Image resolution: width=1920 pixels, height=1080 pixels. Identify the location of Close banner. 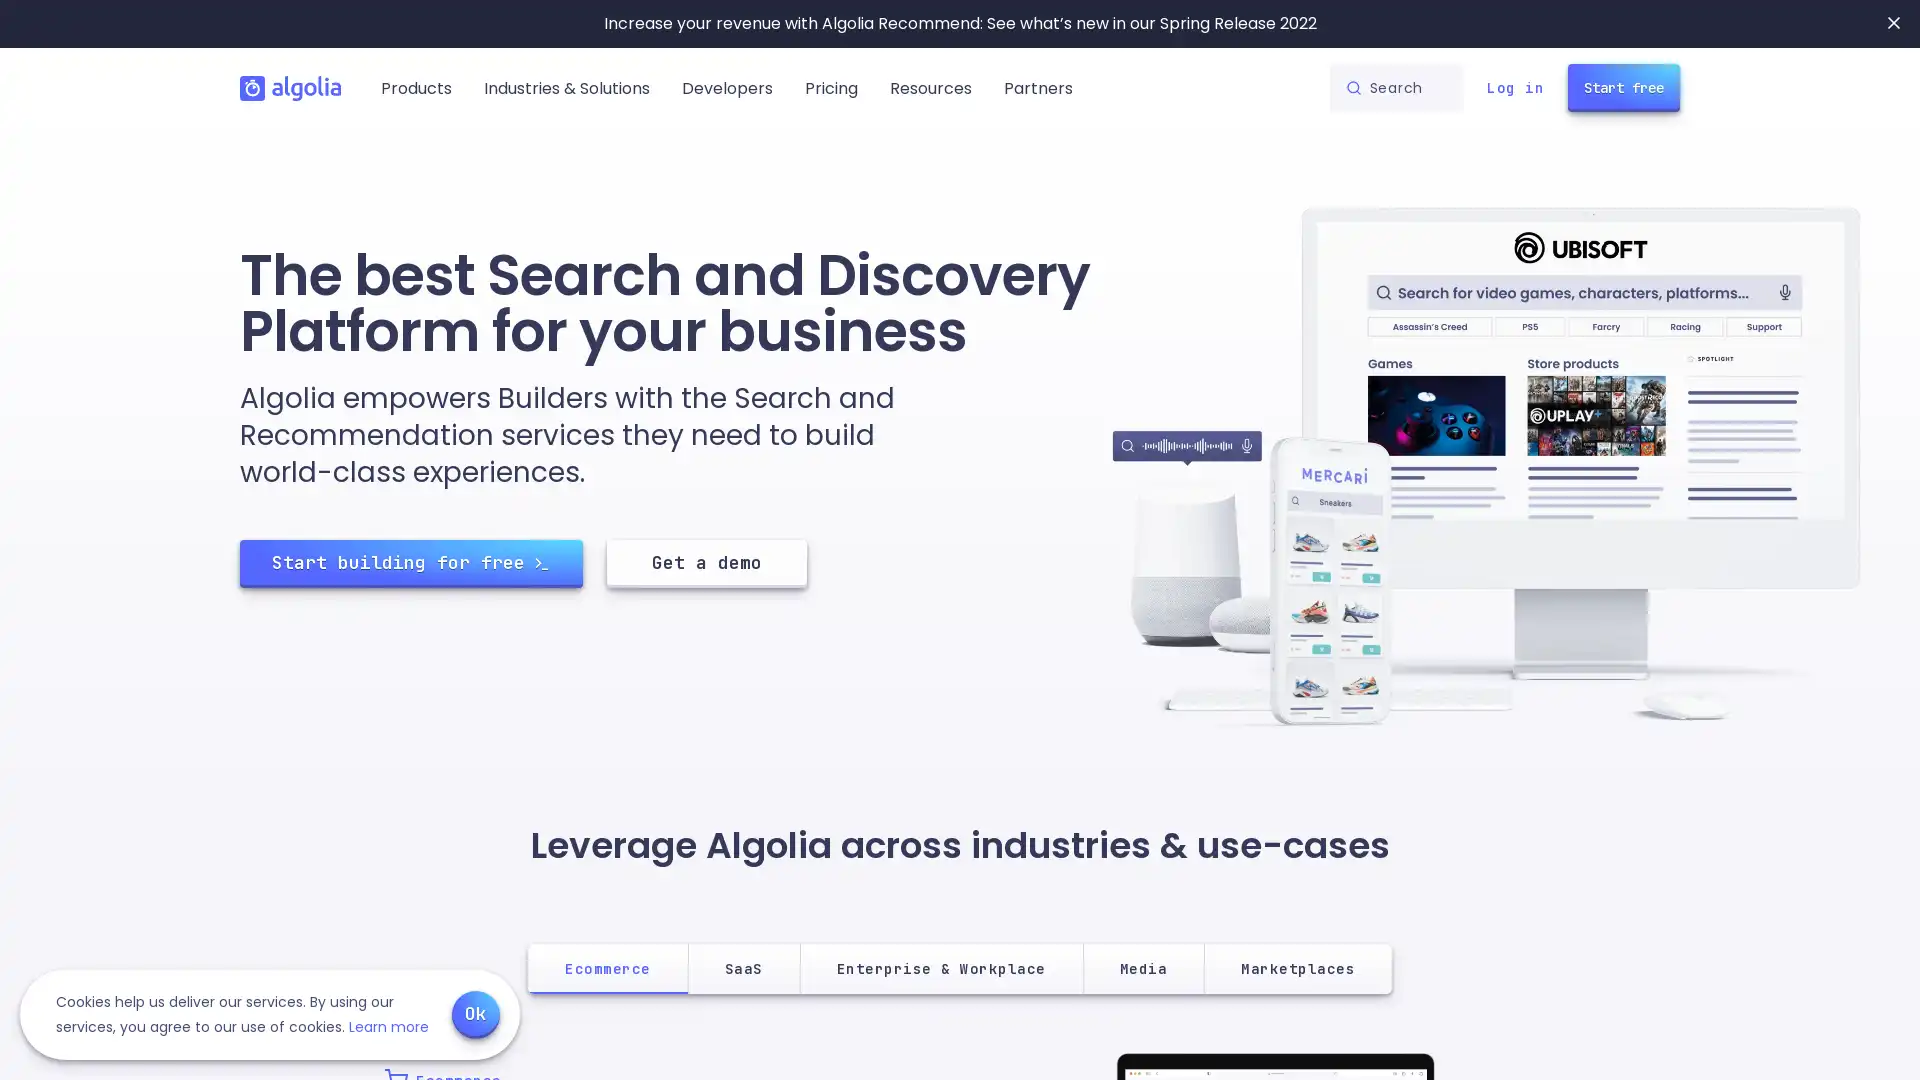
(1893, 23).